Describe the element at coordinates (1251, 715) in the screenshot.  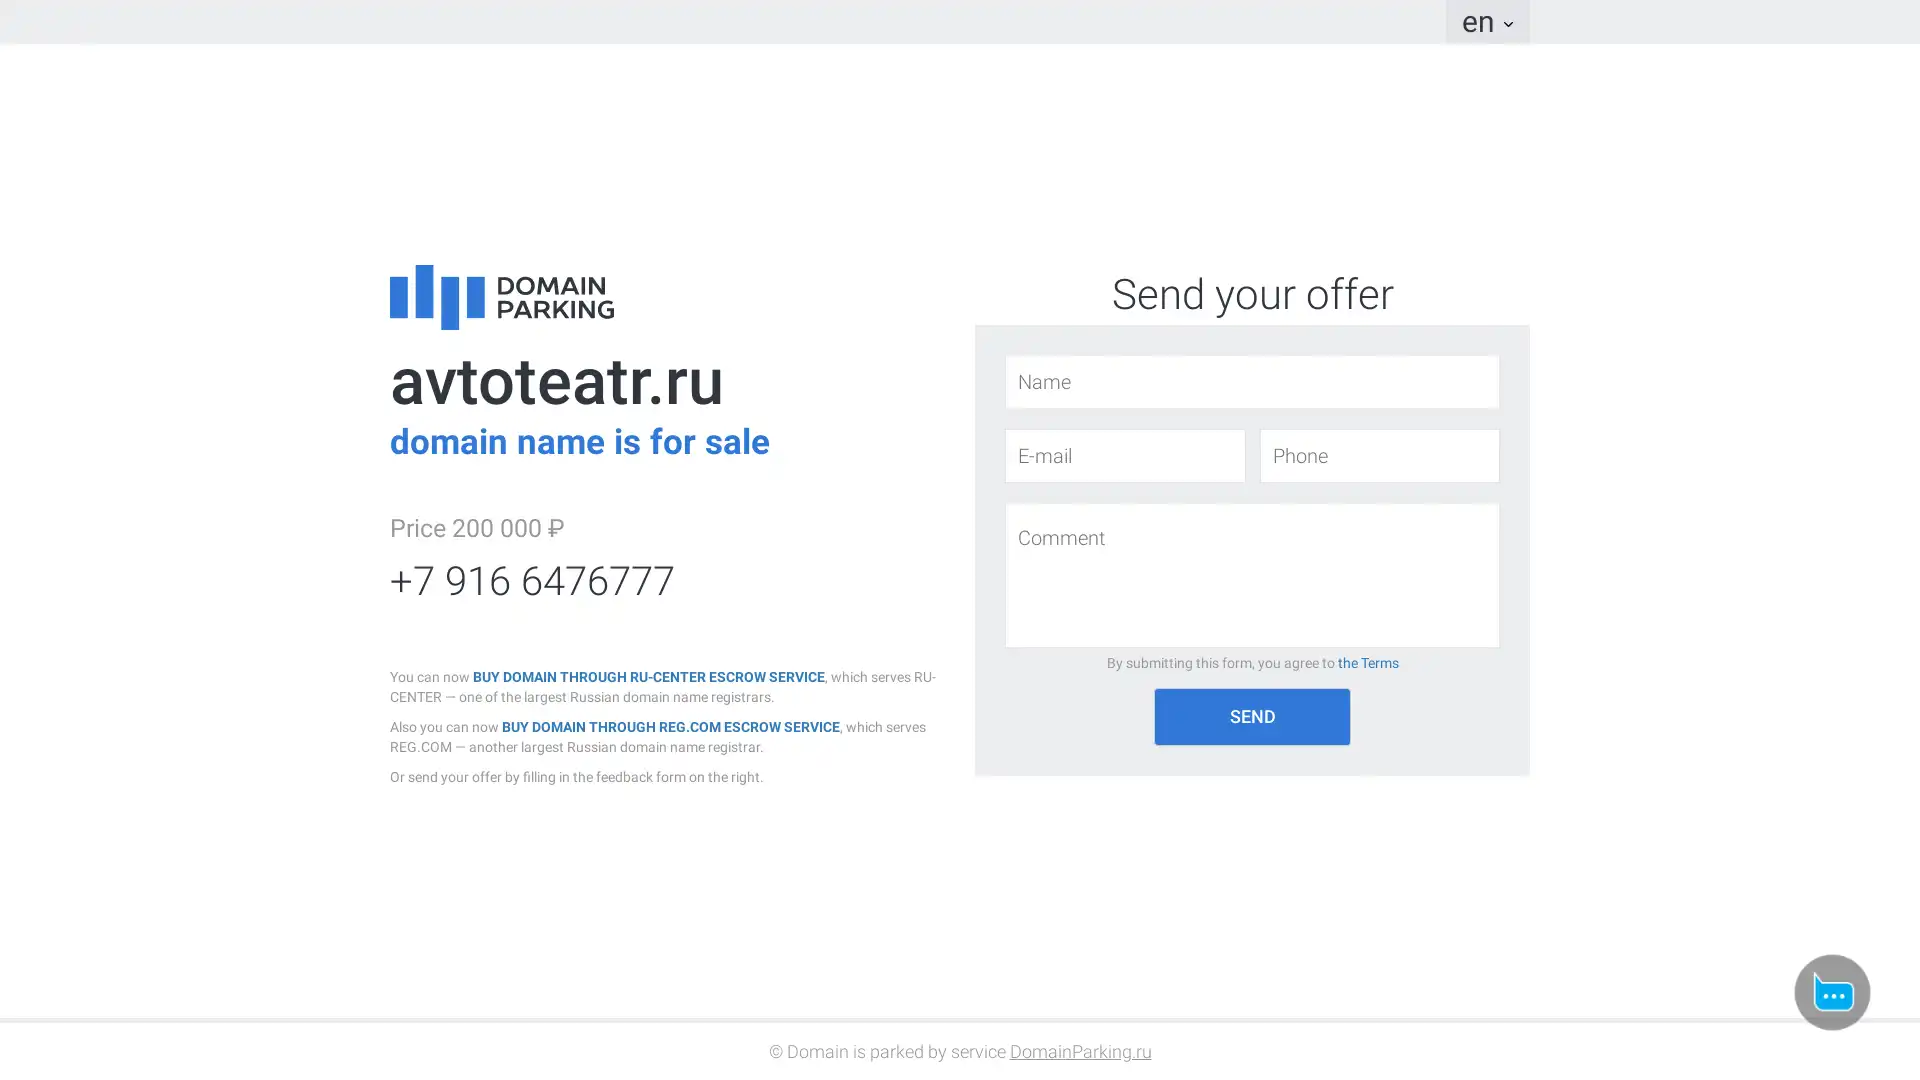
I see `SEND` at that location.